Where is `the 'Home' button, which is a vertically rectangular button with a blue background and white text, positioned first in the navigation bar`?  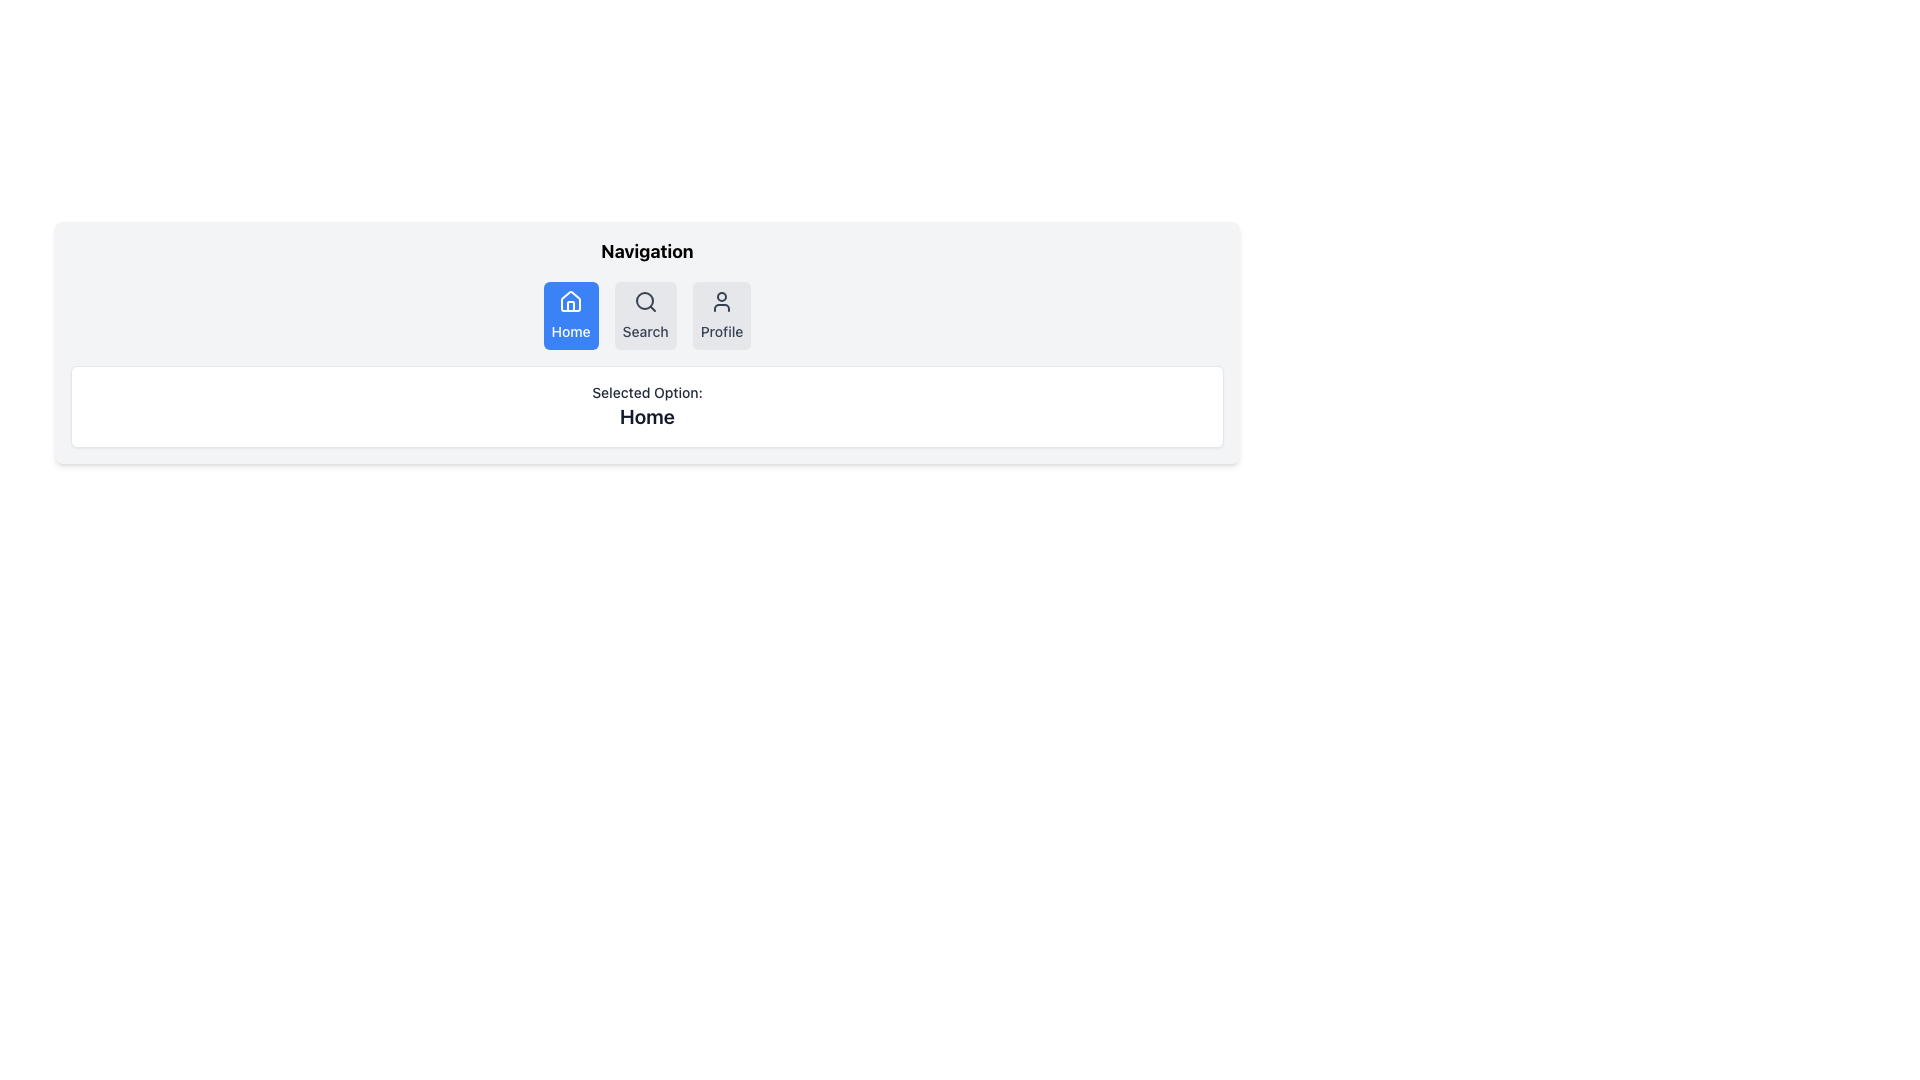
the 'Home' button, which is a vertically rectangular button with a blue background and white text, positioned first in the navigation bar is located at coordinates (570, 315).